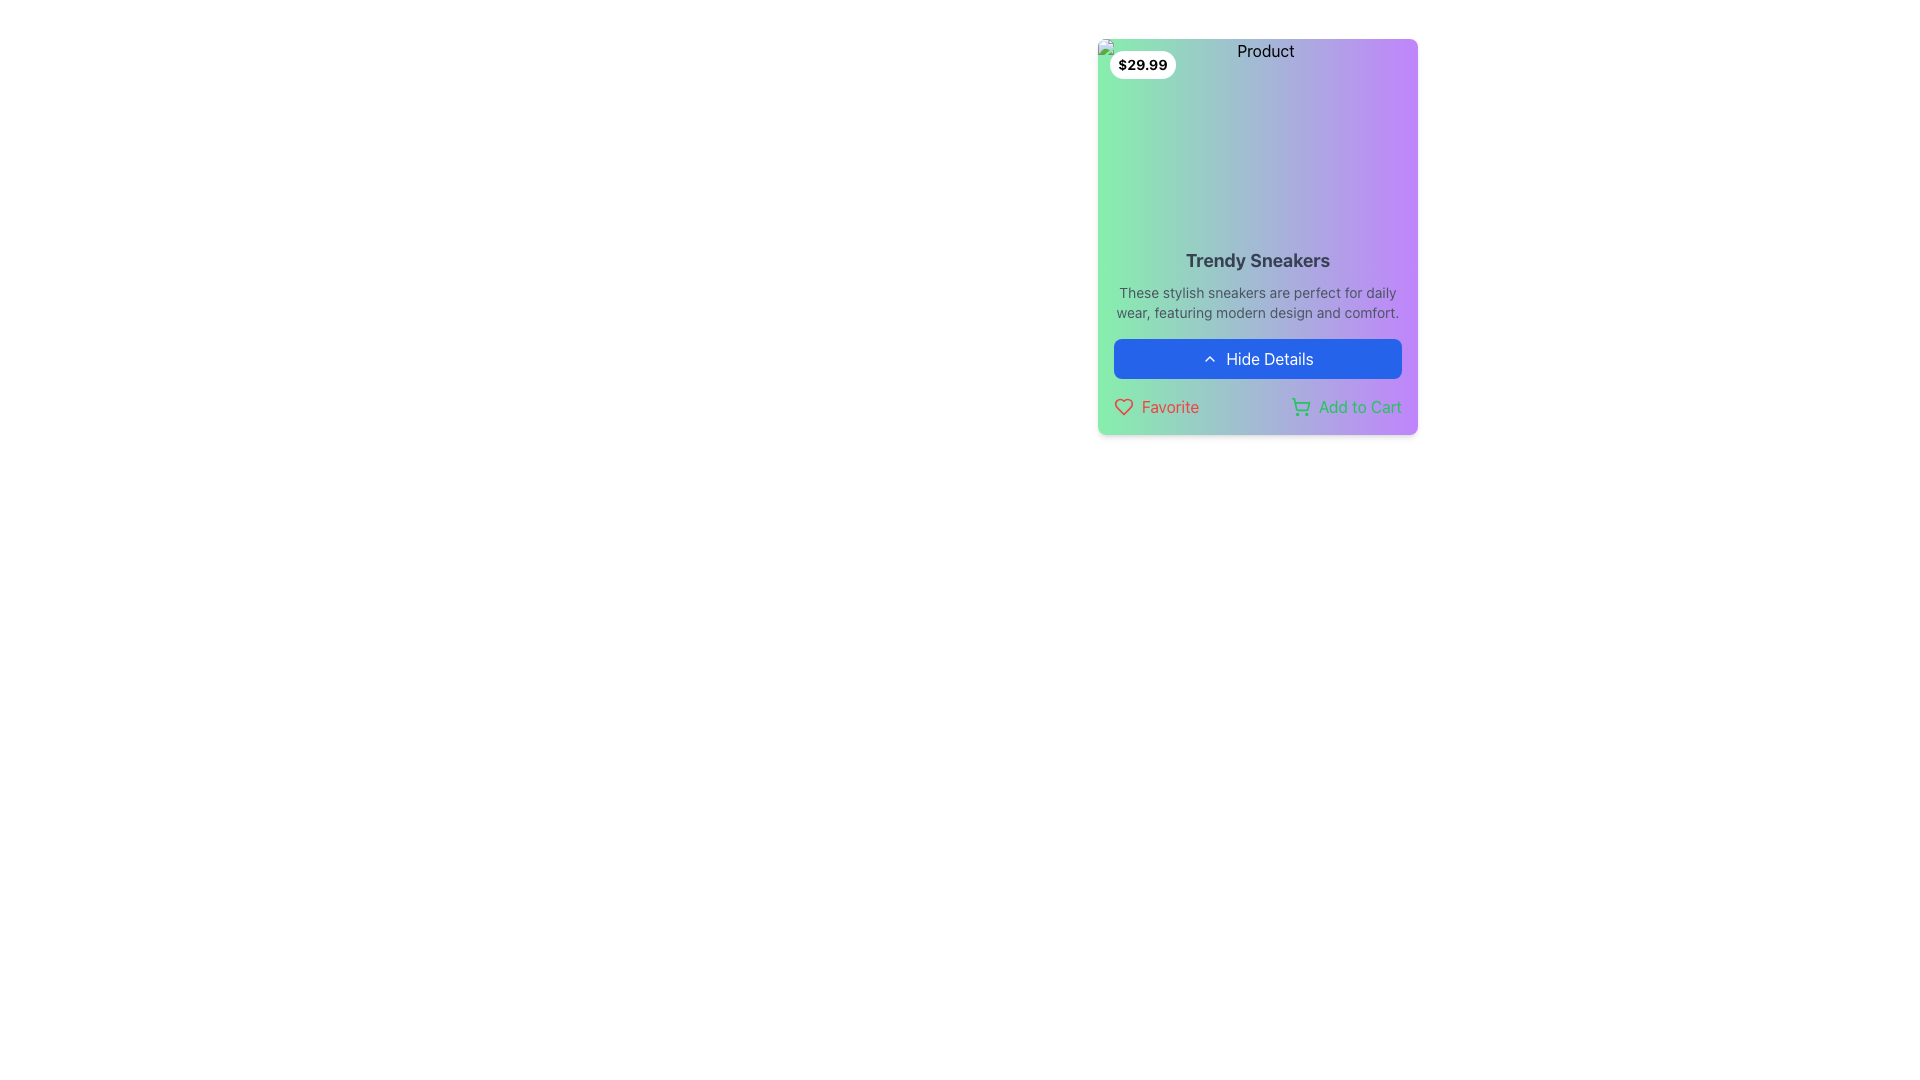 Image resolution: width=1920 pixels, height=1080 pixels. Describe the element at coordinates (1209, 357) in the screenshot. I see `the collapsible 'Hide Details' button which features an arrow icon on the left side, located in the middle-bottom area of the product card interface` at that location.